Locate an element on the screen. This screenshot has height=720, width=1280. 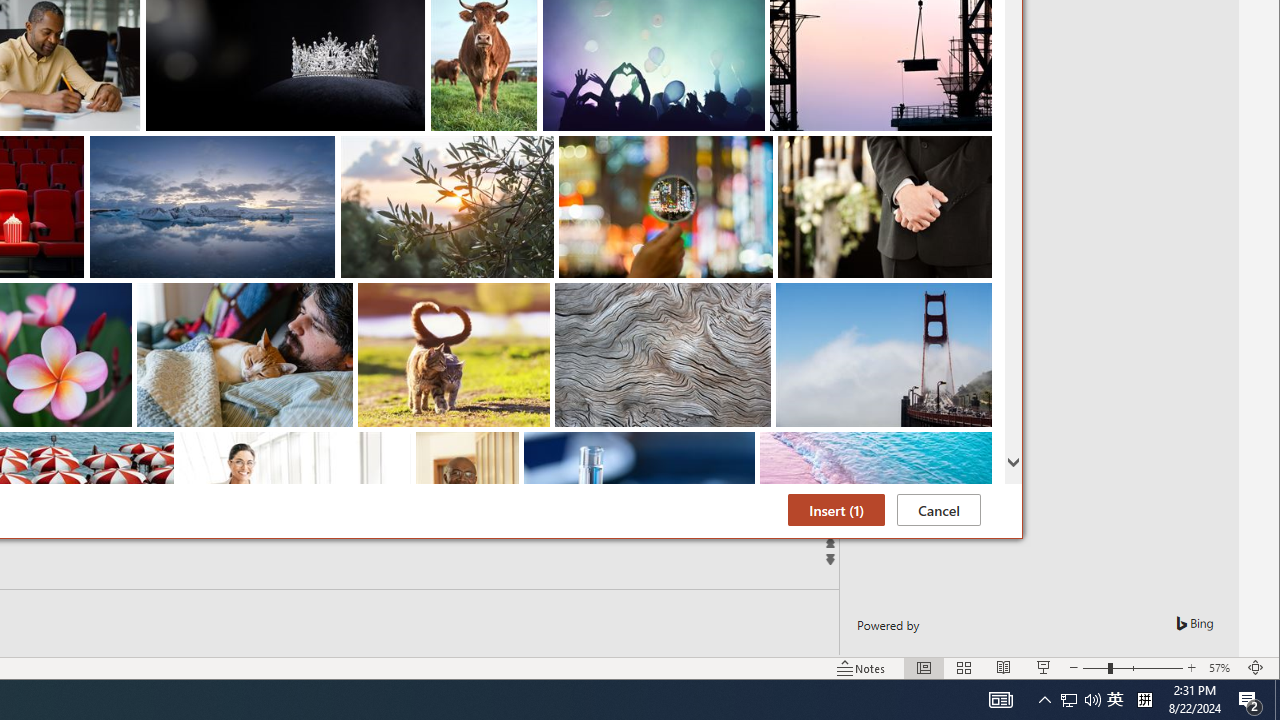
'Insert (1)' is located at coordinates (836, 509).